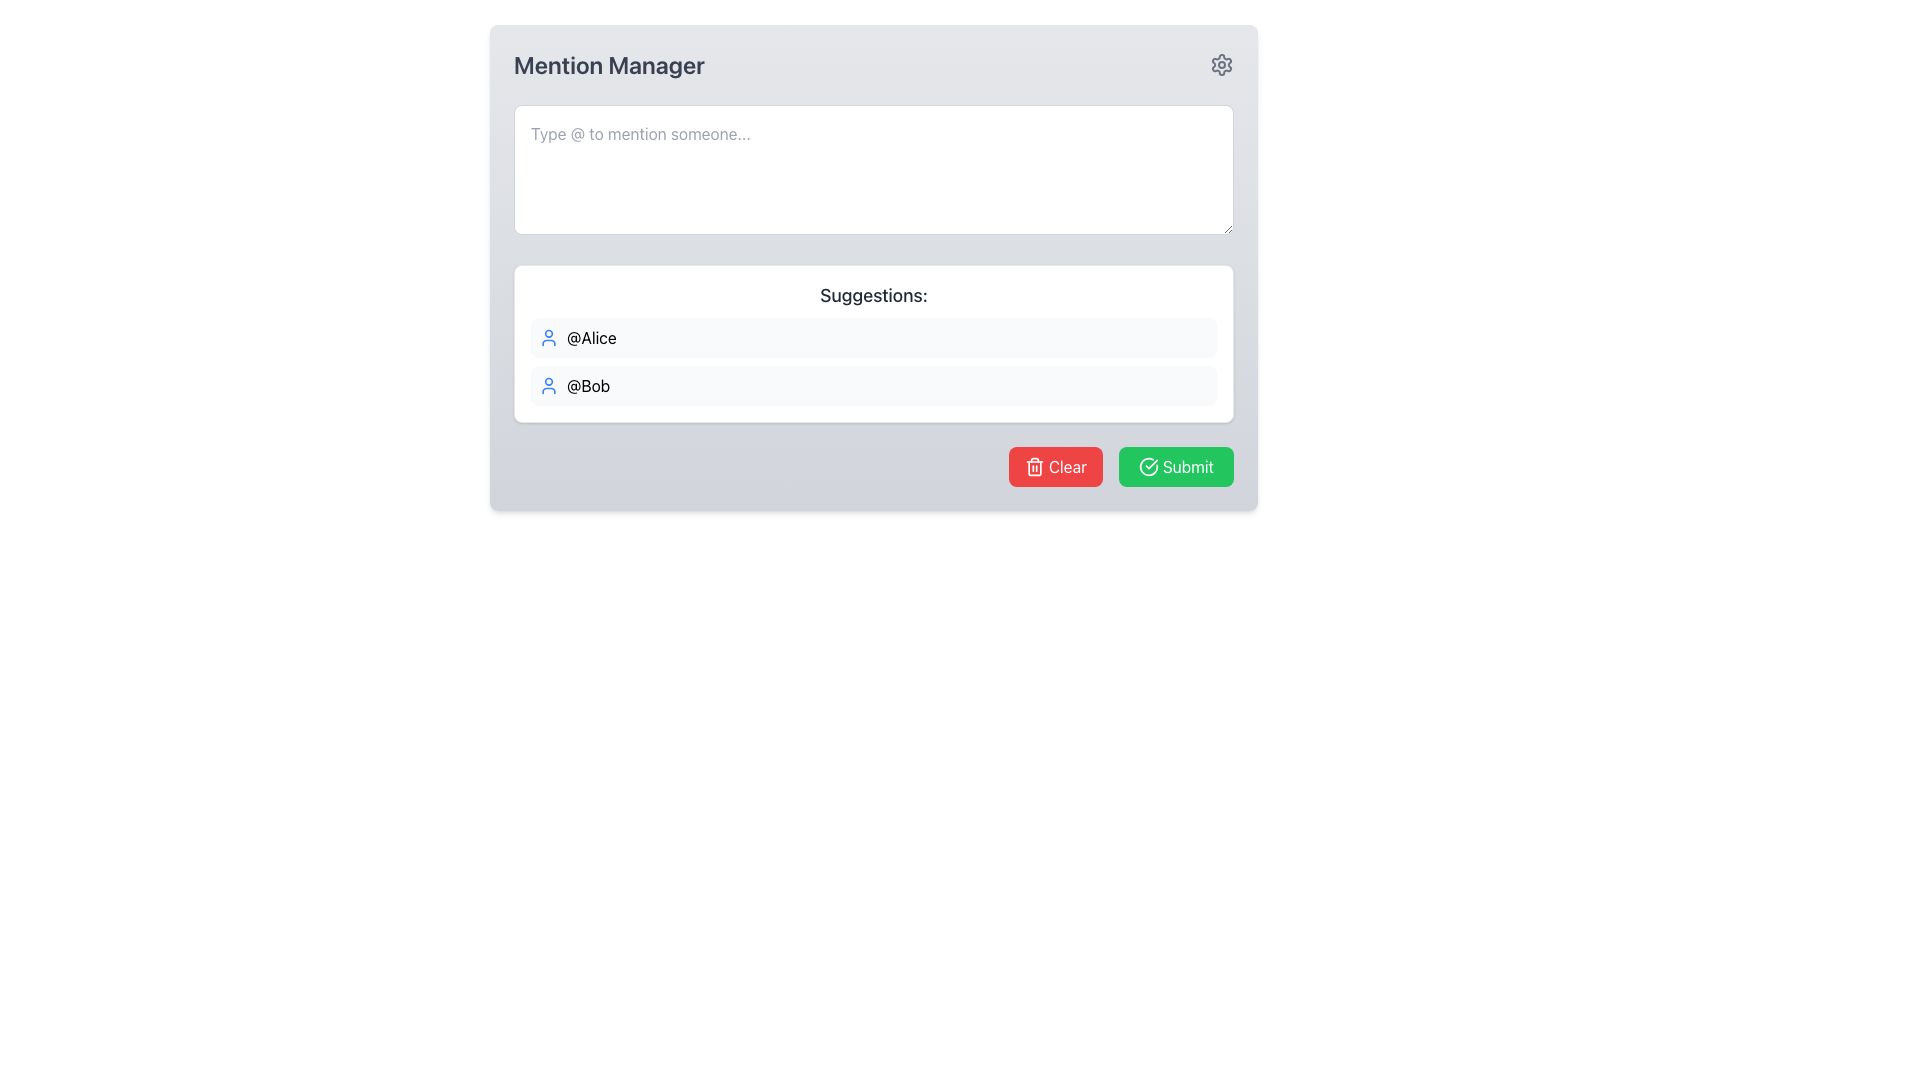  Describe the element at coordinates (548, 337) in the screenshot. I see `the suggestion by clicking the user-inspired icon with a circular outline and a silhouette of a person, located at the beginning of the suggestion row labeled '@Alice'` at that location.